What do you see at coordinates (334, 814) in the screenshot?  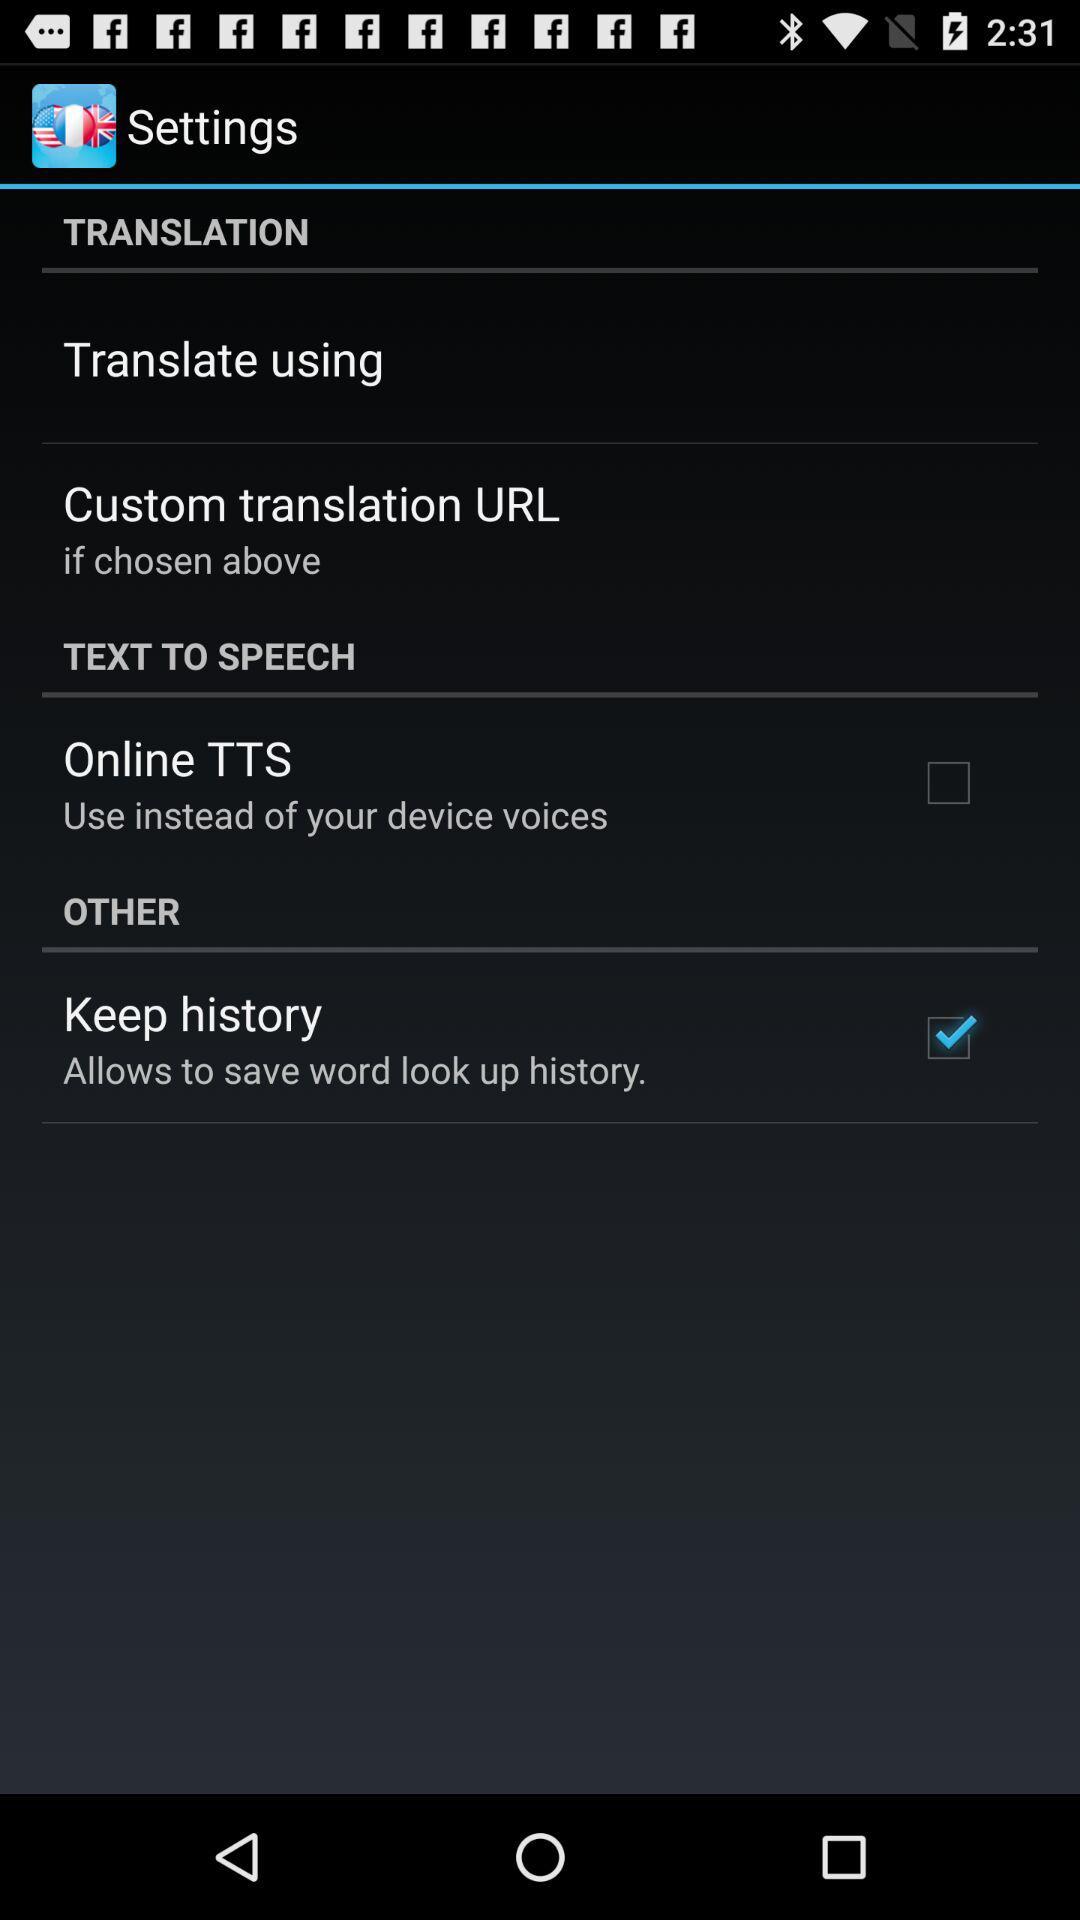 I see `use instead of icon` at bounding box center [334, 814].